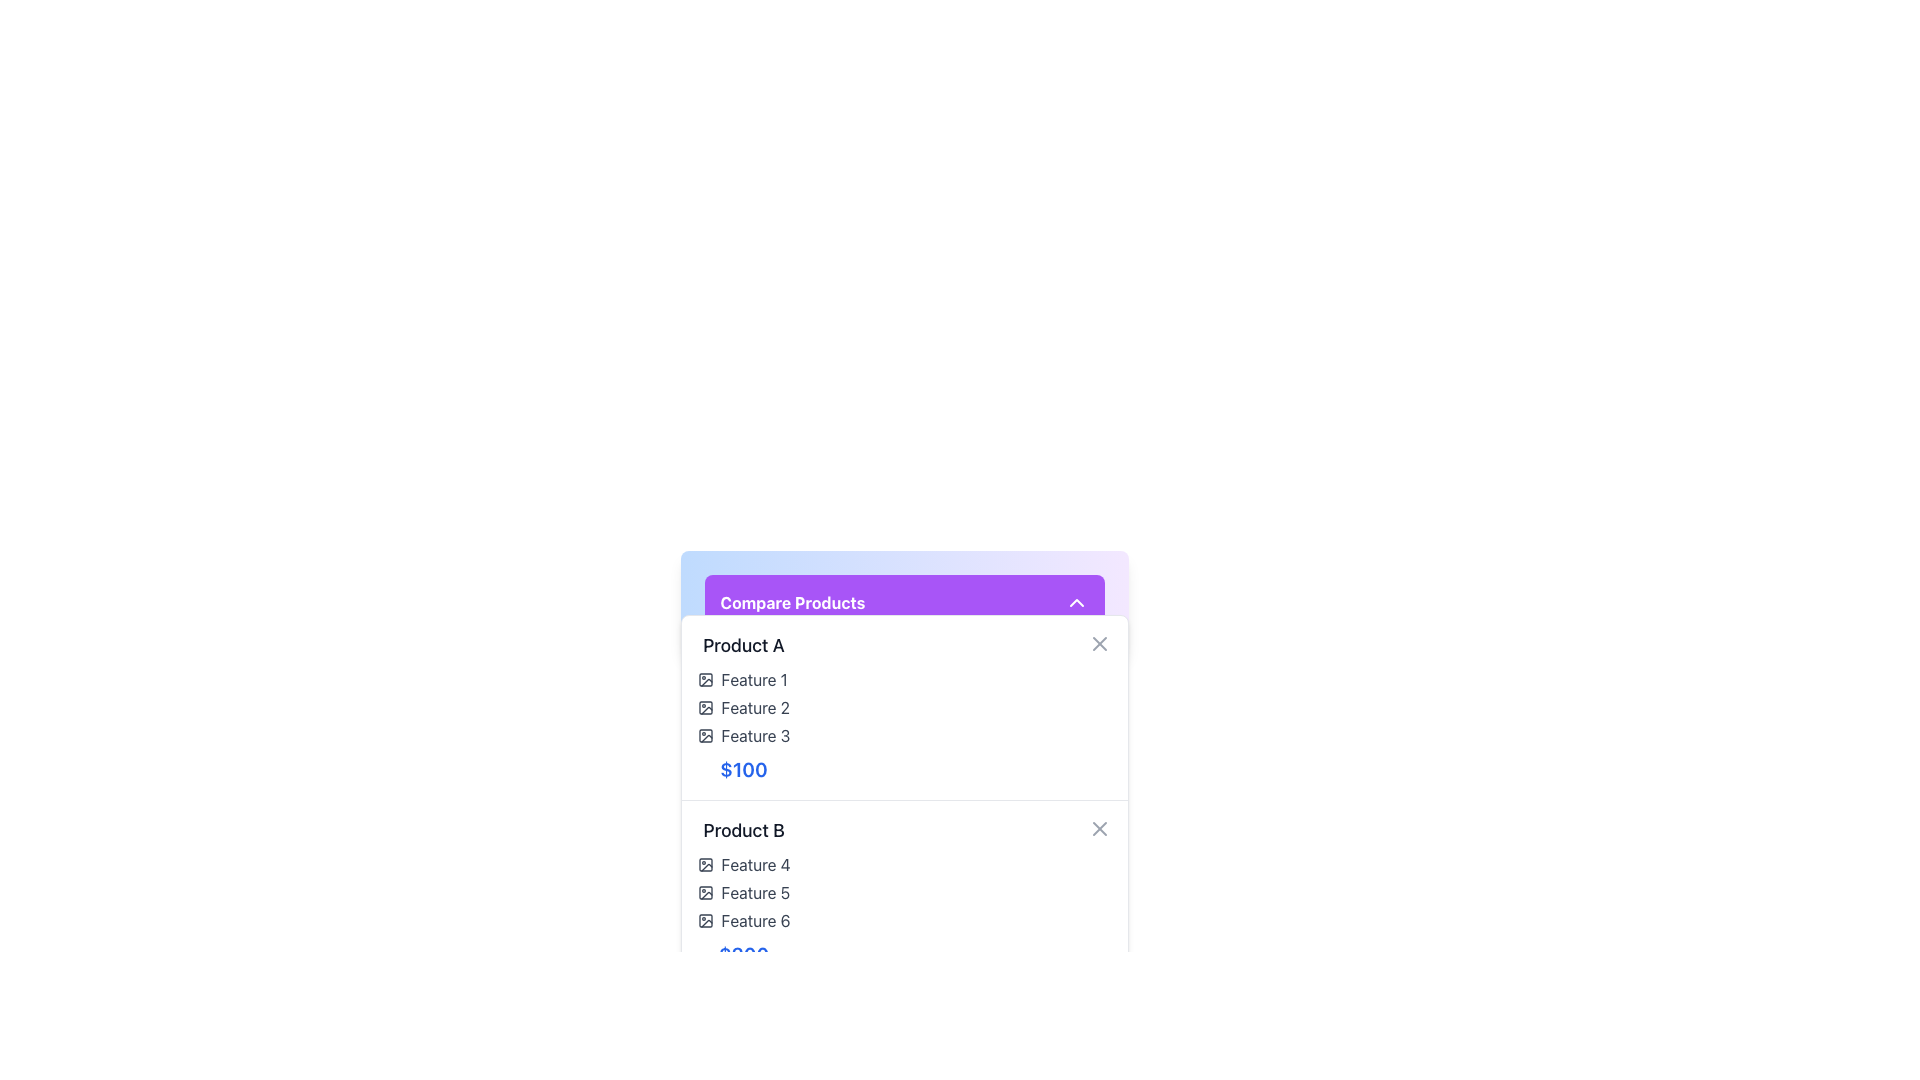 The image size is (1920, 1080). I want to click on the small circular button with an 'X' icon in the top-right corner of the 'Product B' section, so click(1098, 829).